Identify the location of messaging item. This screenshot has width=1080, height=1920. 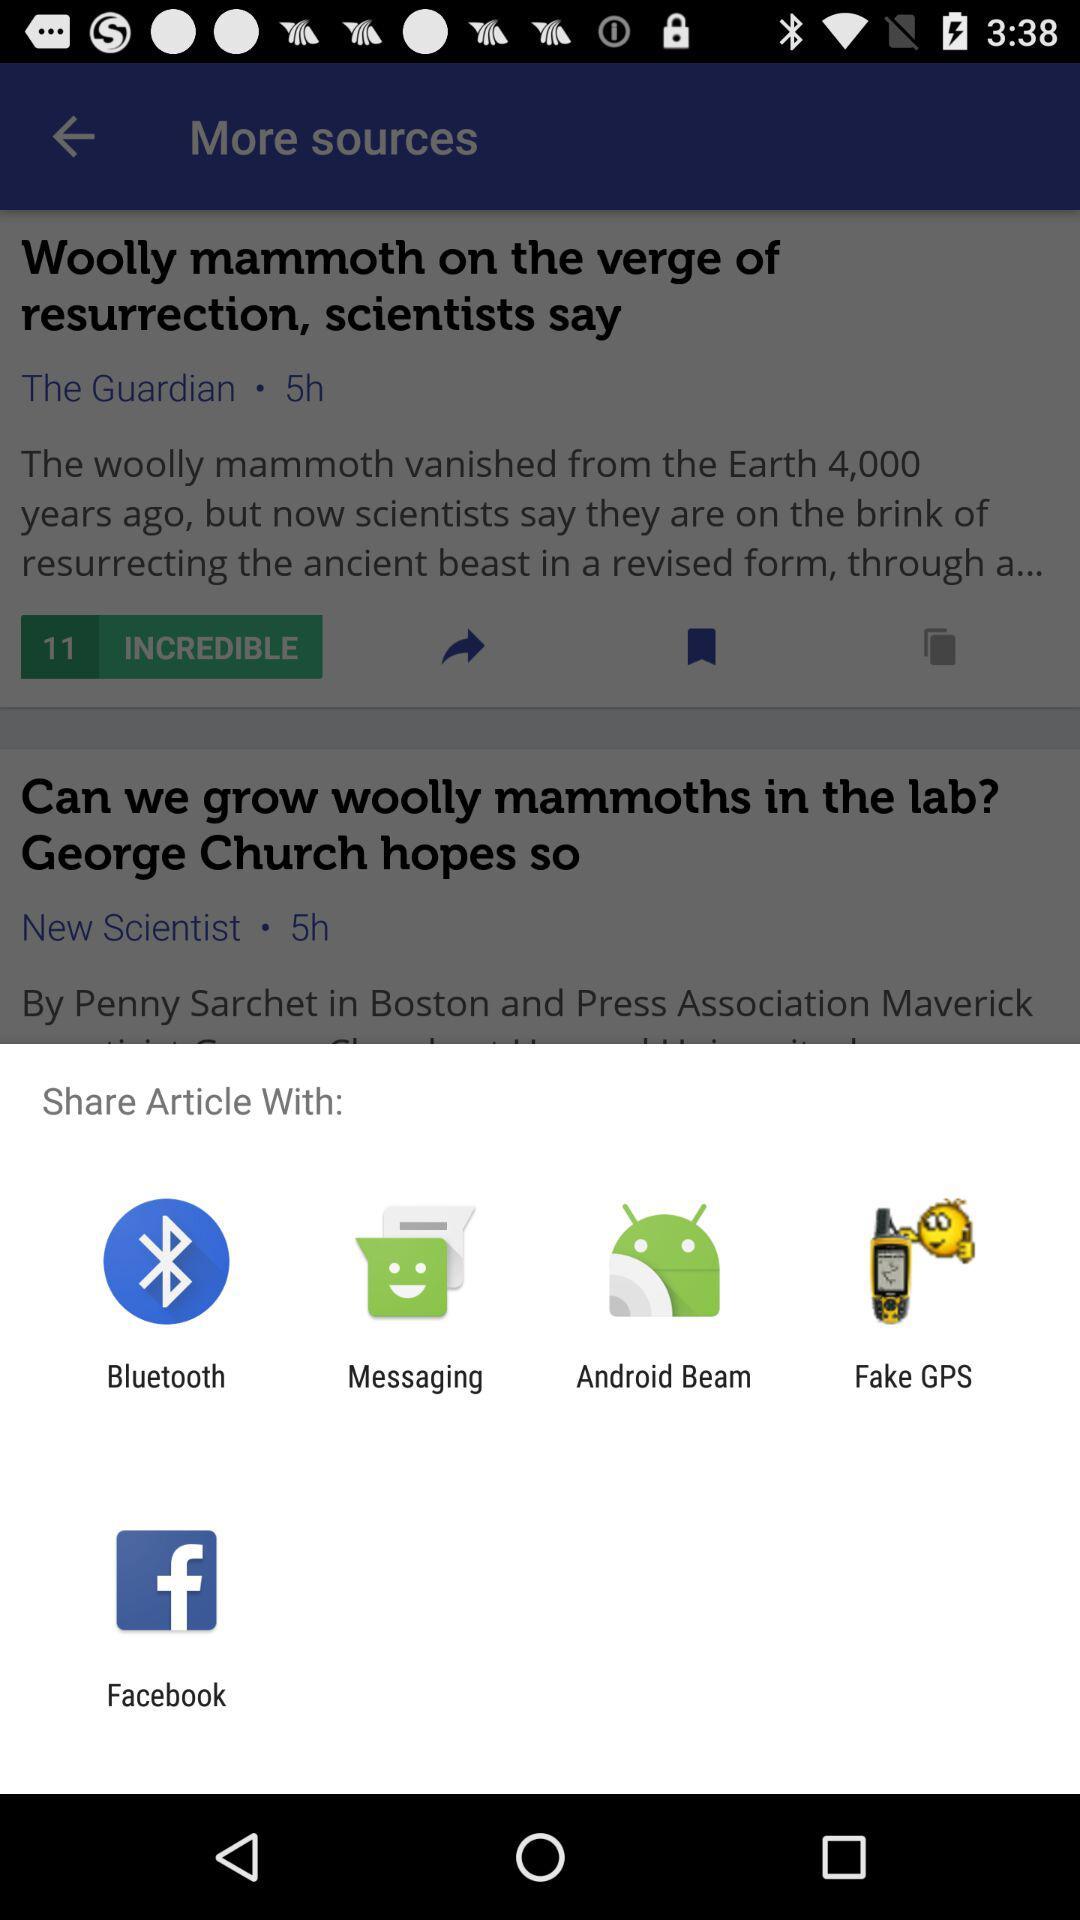
(414, 1392).